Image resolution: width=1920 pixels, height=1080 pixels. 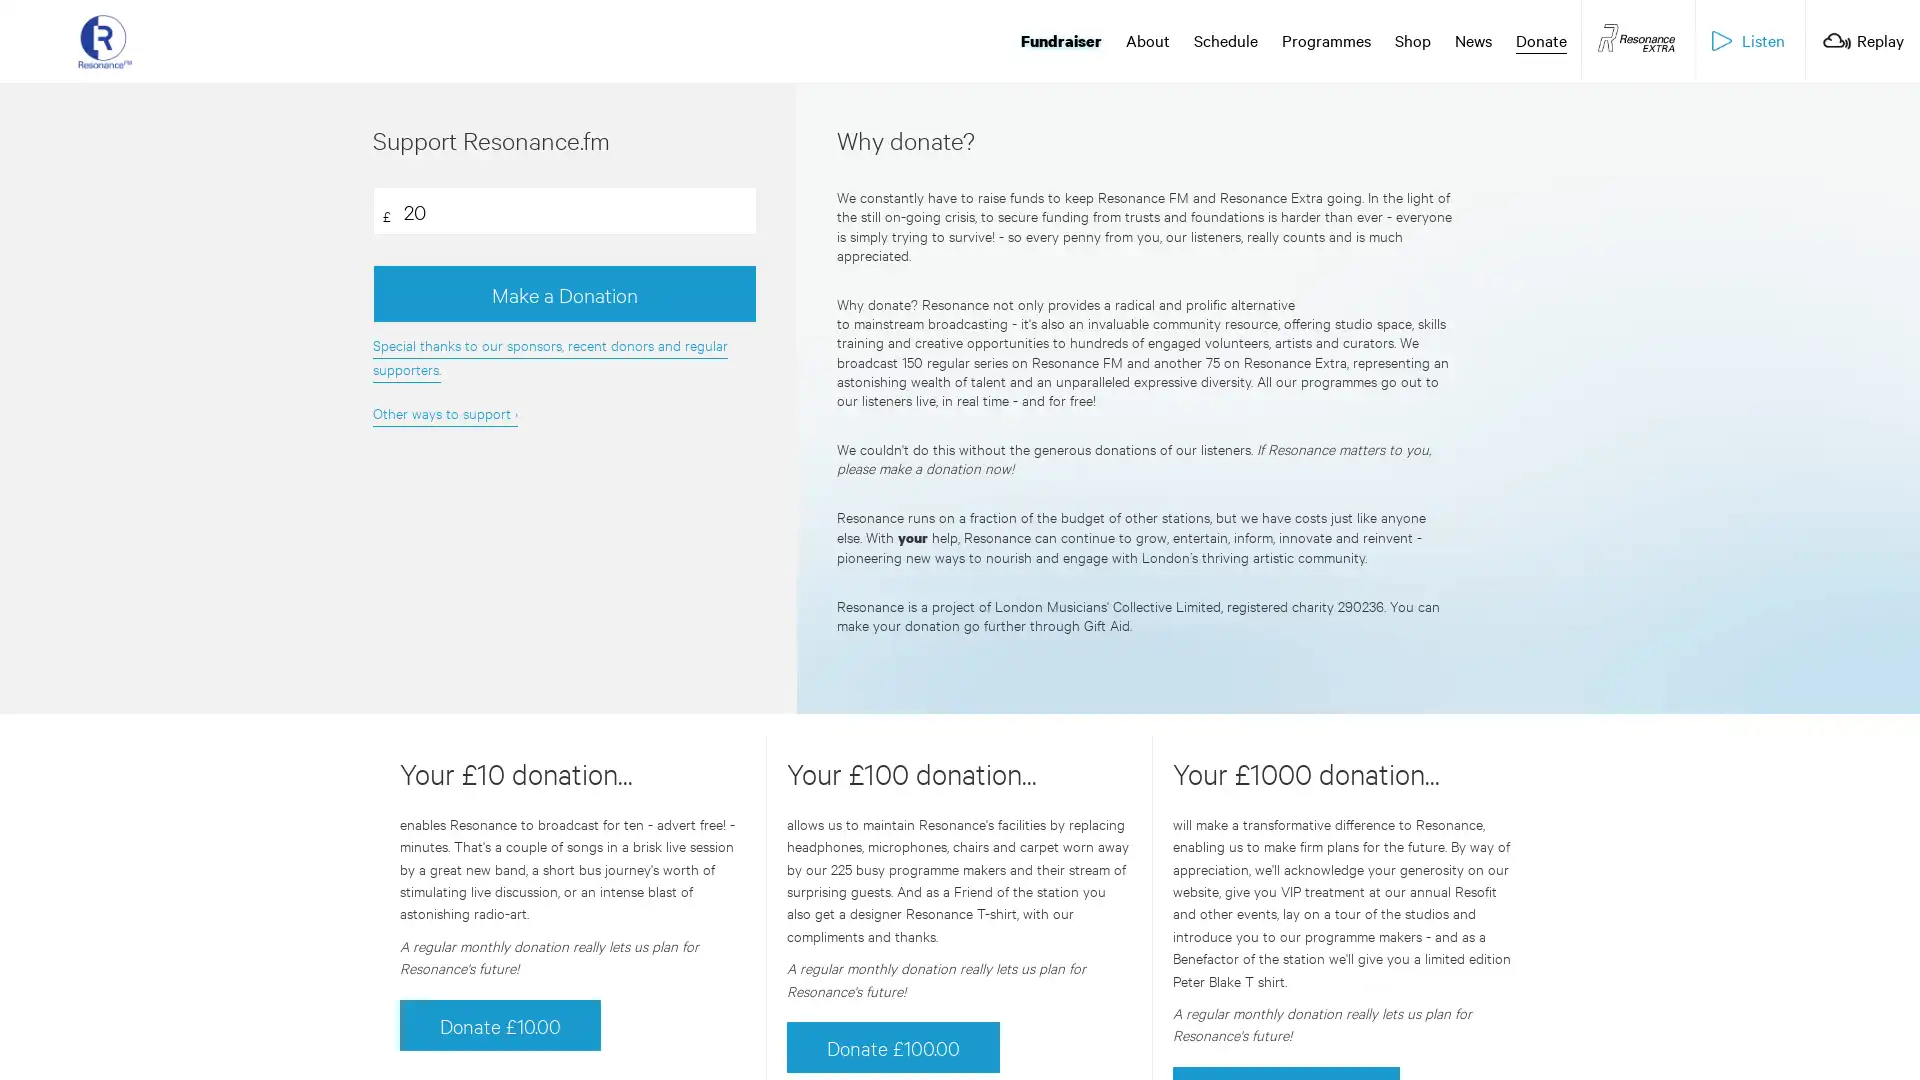 What do you see at coordinates (563, 293) in the screenshot?
I see `Make a Donation` at bounding box center [563, 293].